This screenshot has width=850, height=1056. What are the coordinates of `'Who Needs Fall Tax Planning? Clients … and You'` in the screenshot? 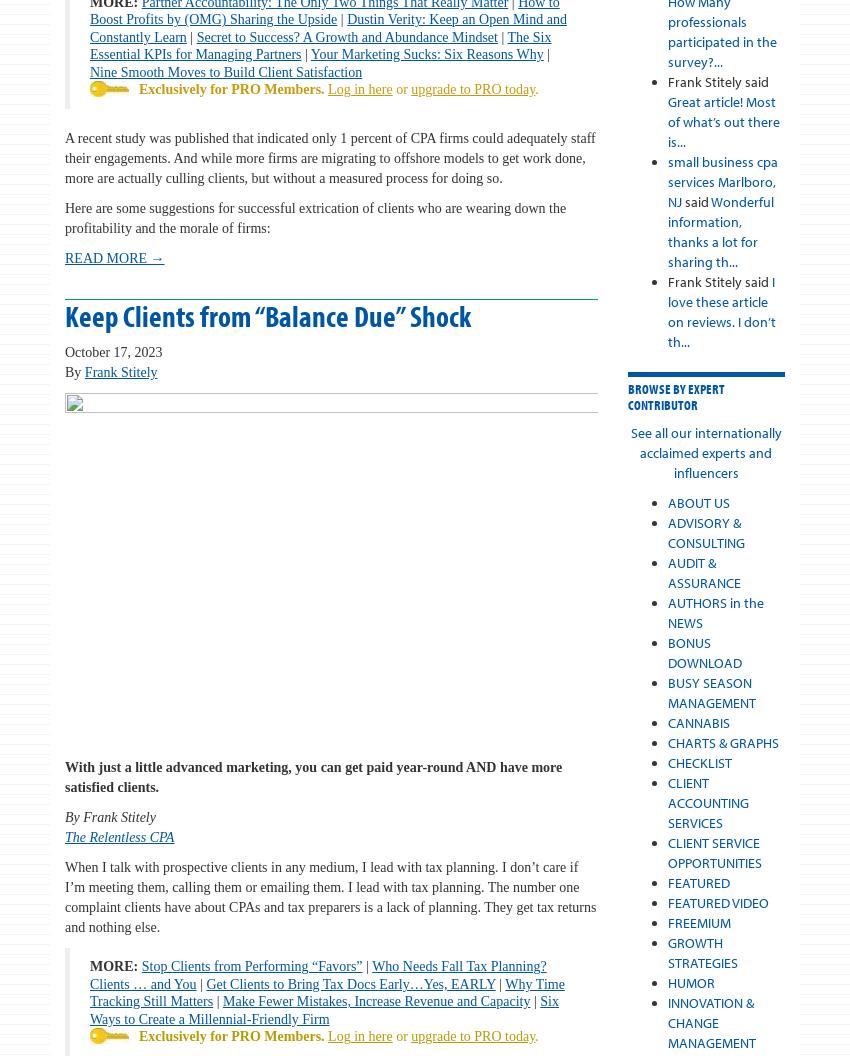 It's located at (317, 975).